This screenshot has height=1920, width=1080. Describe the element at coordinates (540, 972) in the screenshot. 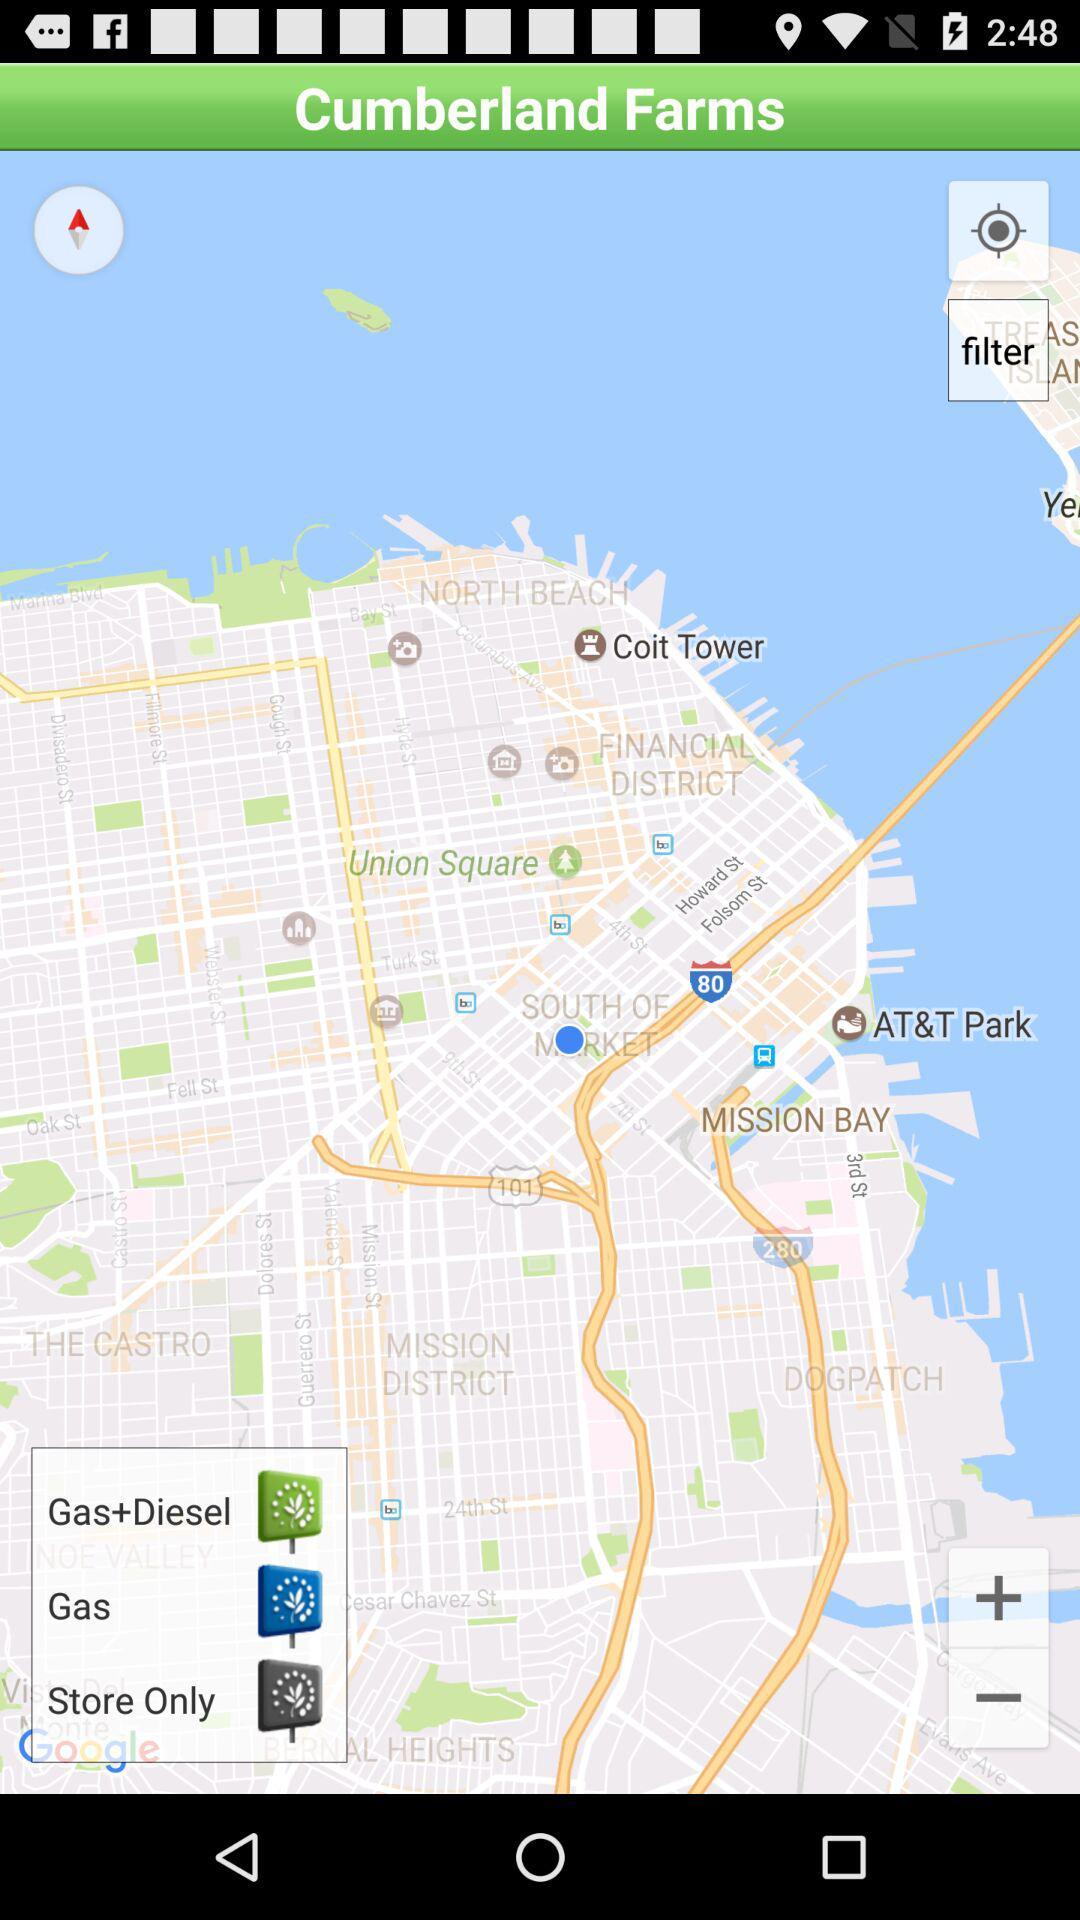

I see `icon at the center` at that location.